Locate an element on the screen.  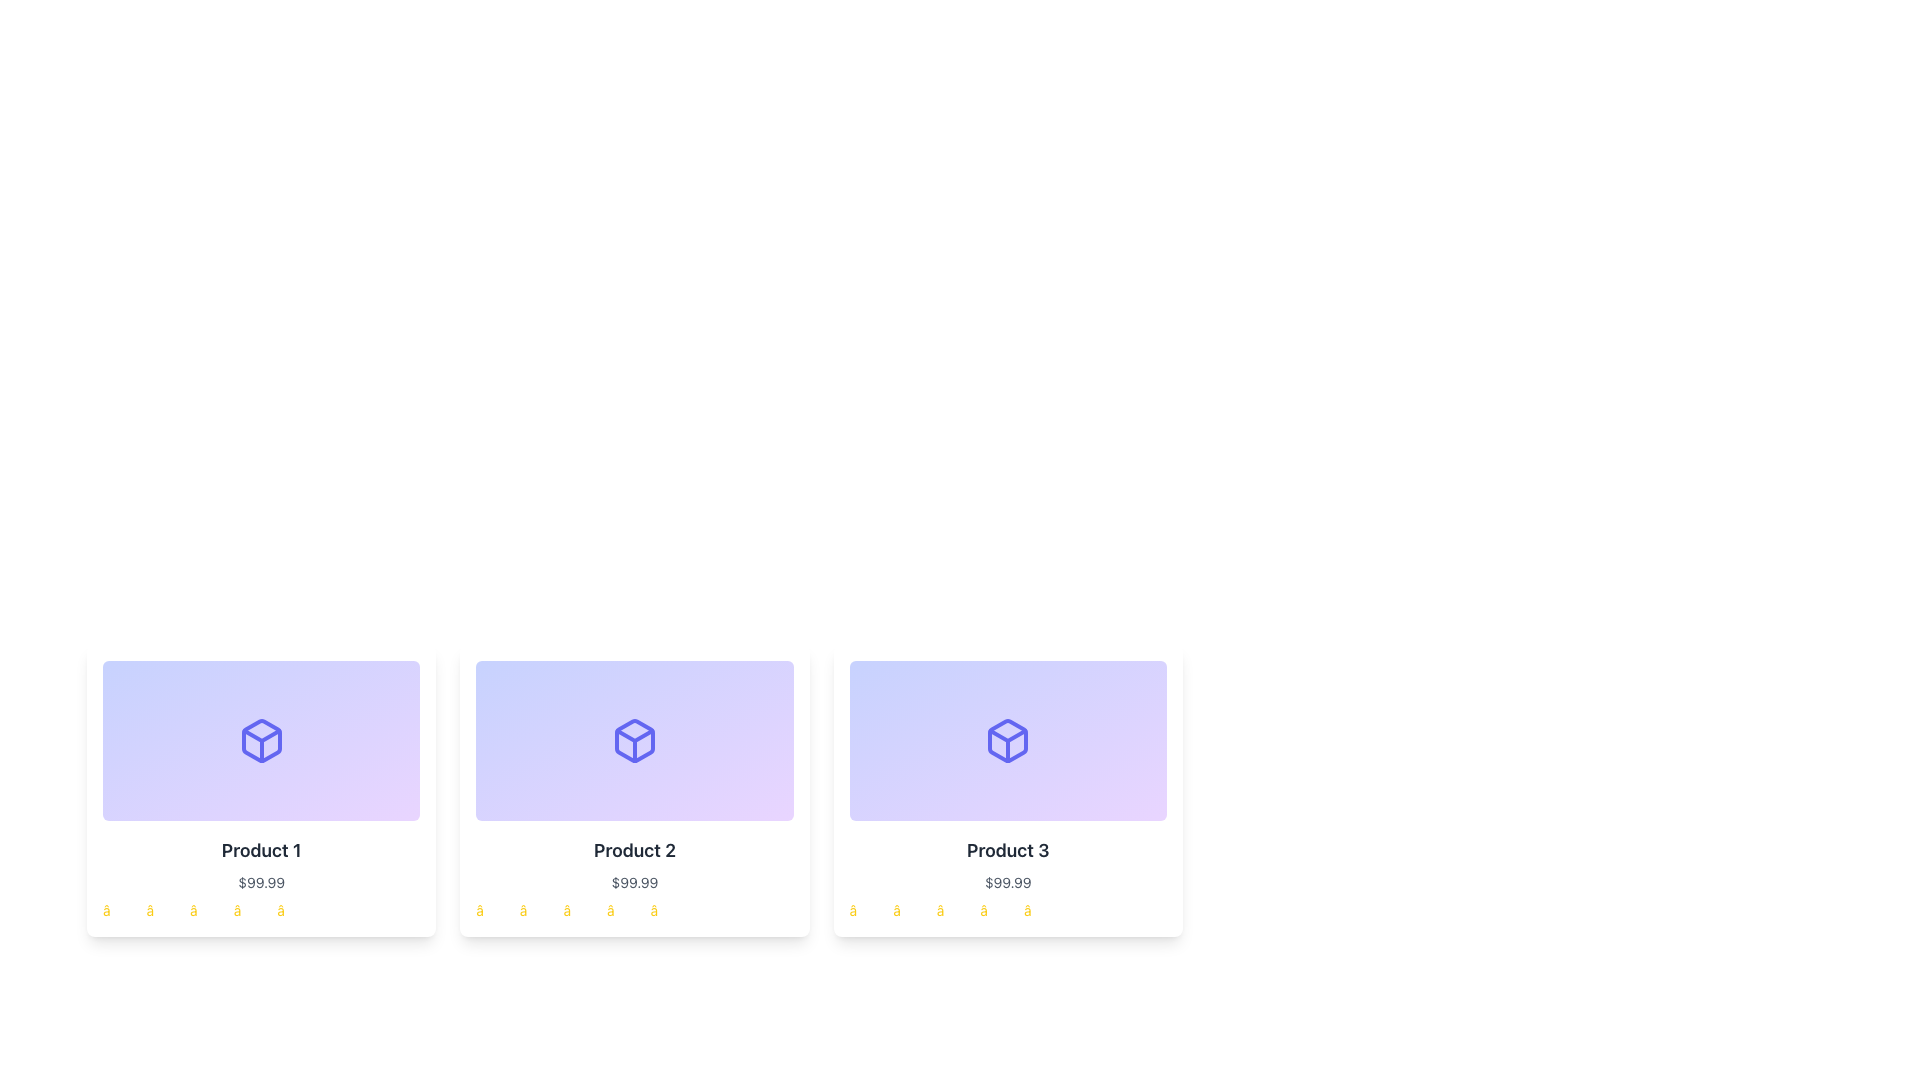
the decorative panel with a gradient background and a box icon located at the top of the card labeled 'Product 1' is located at coordinates (260, 740).